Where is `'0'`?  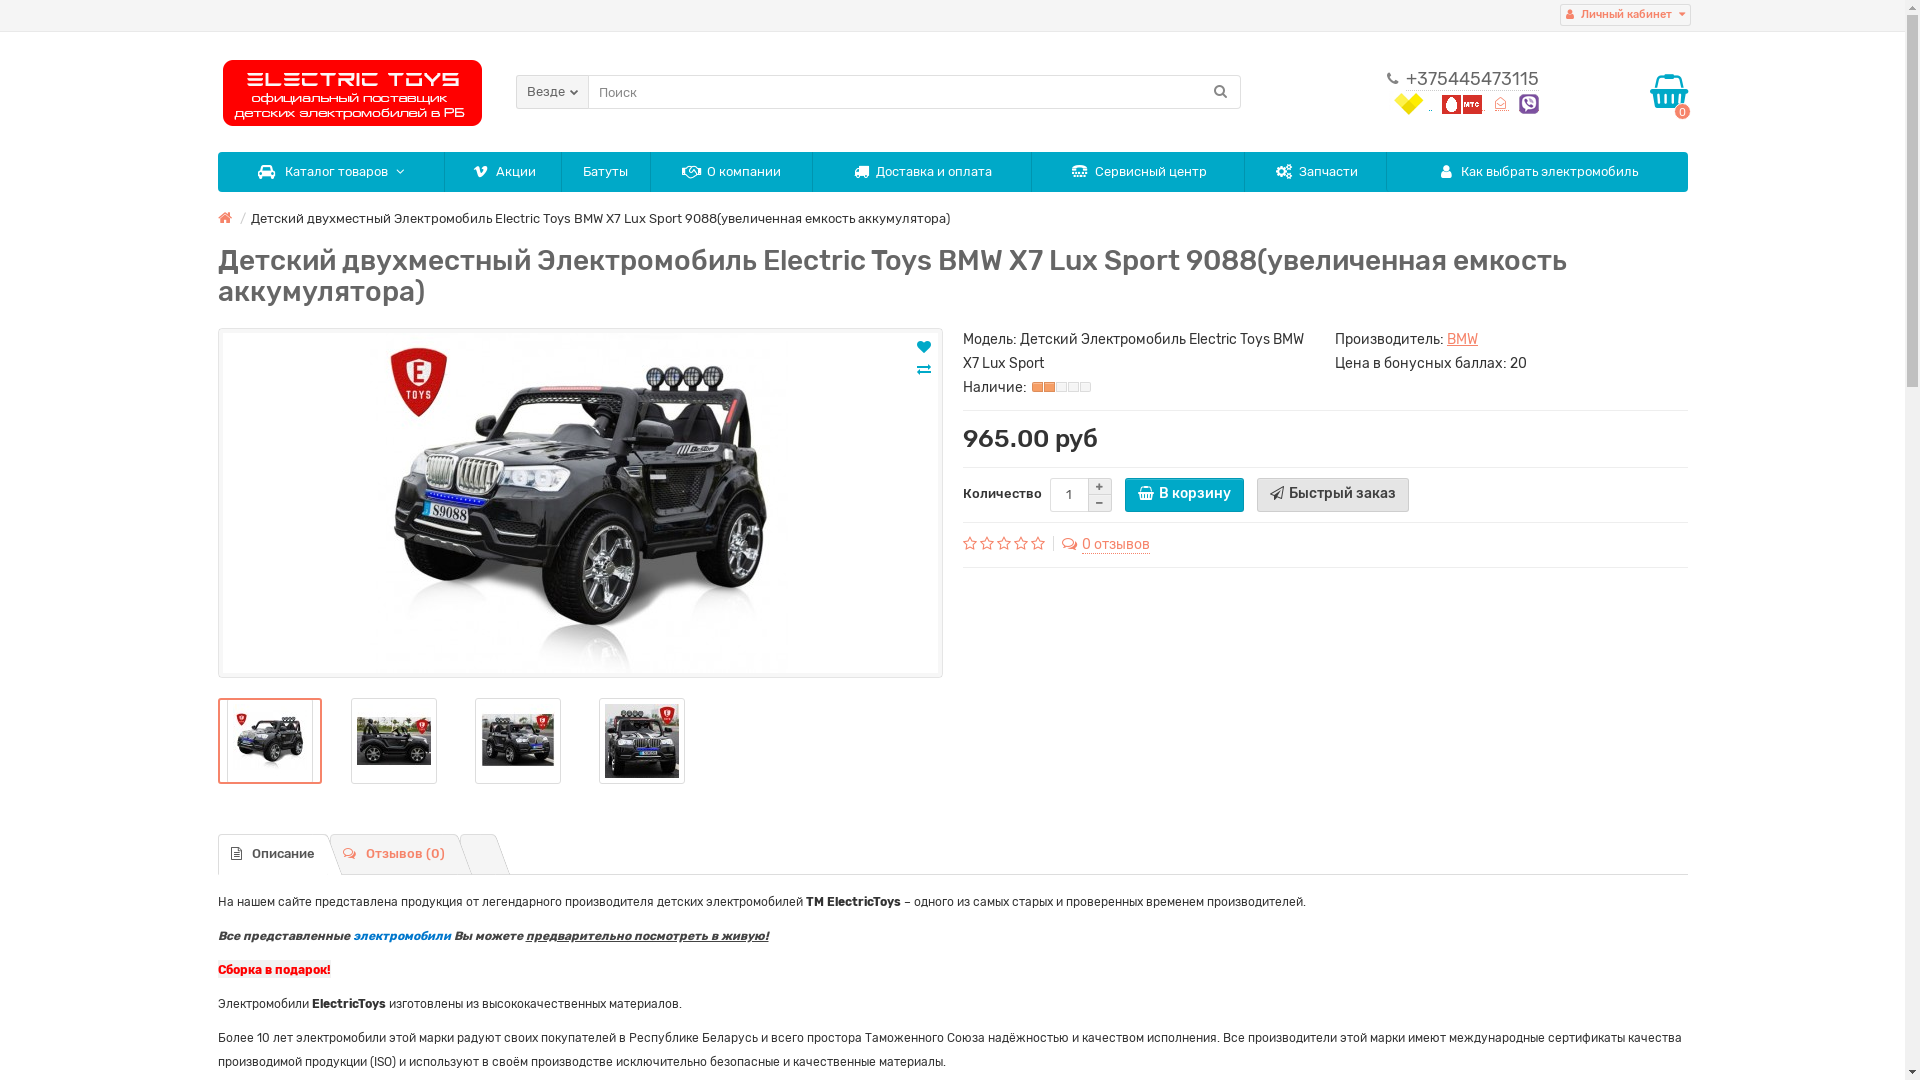 '0' is located at coordinates (1669, 92).